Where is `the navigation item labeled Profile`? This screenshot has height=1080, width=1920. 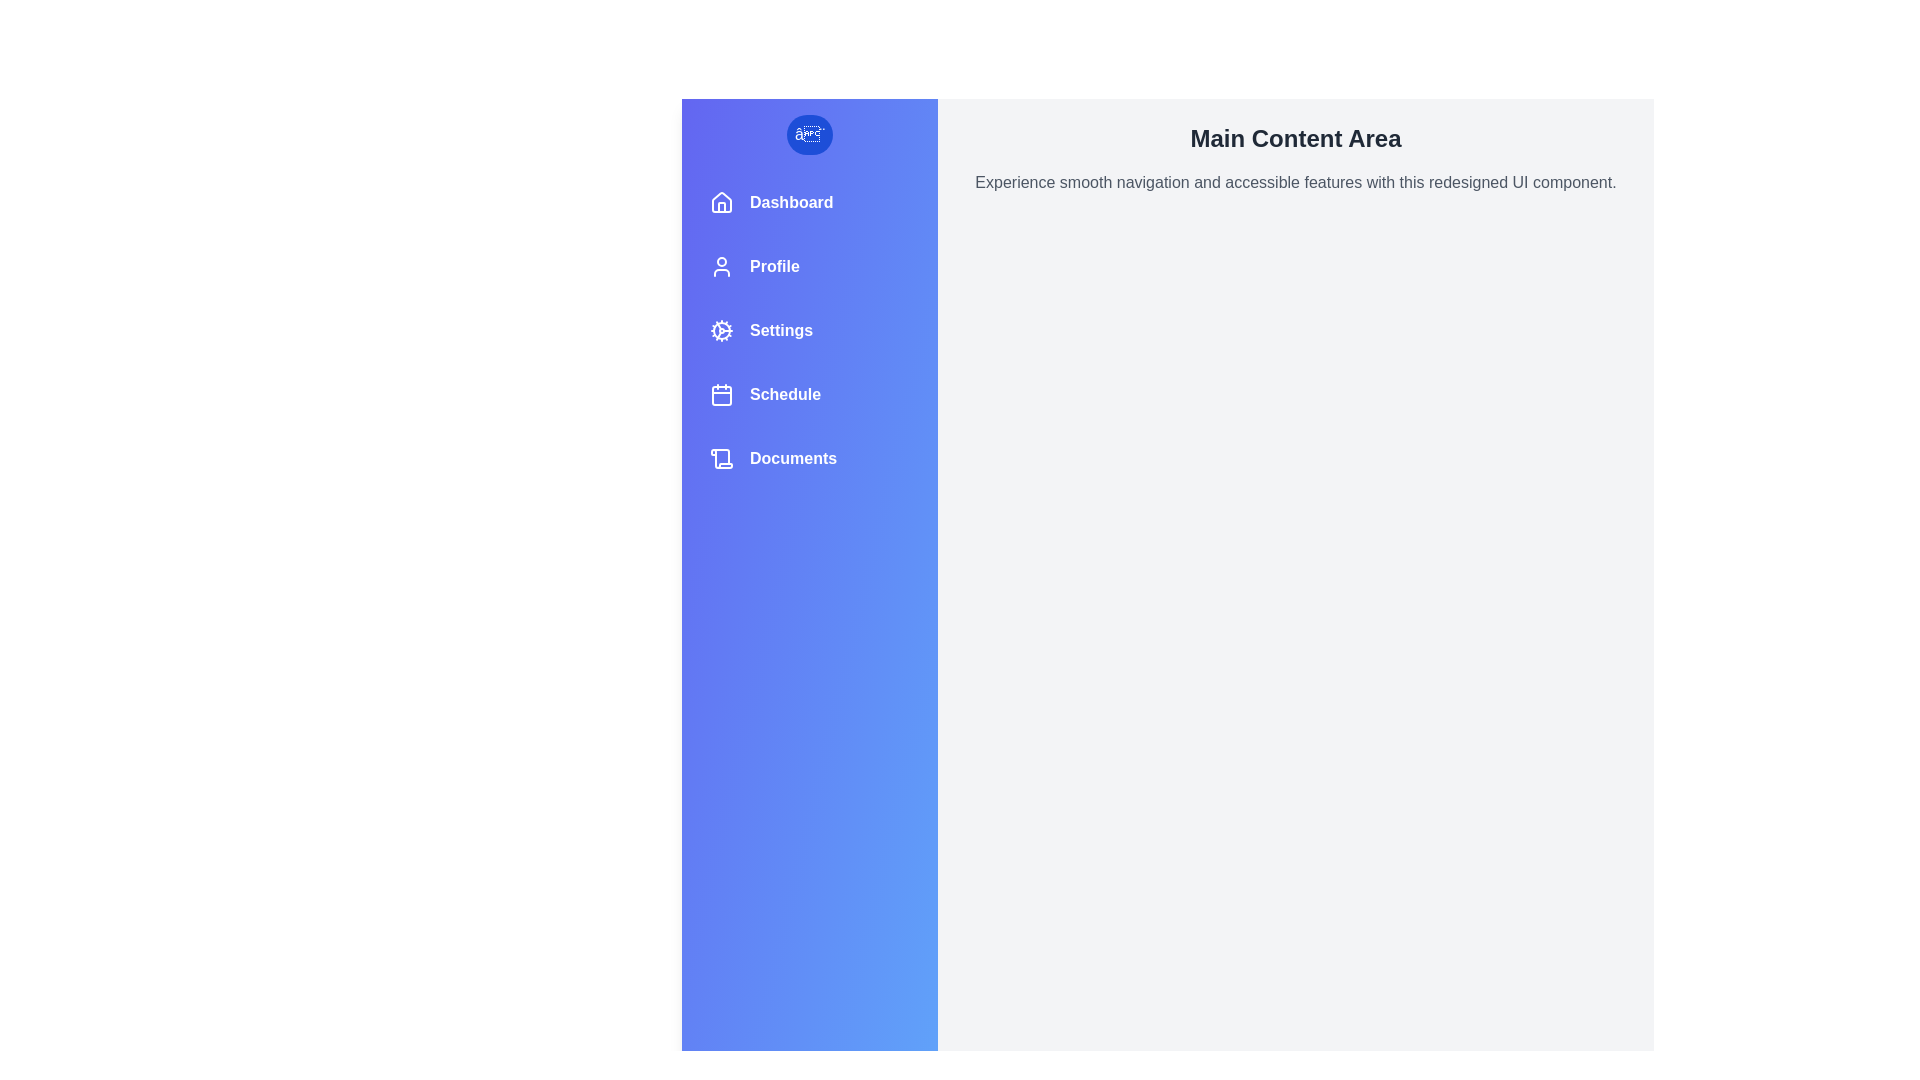
the navigation item labeled Profile is located at coordinates (810, 265).